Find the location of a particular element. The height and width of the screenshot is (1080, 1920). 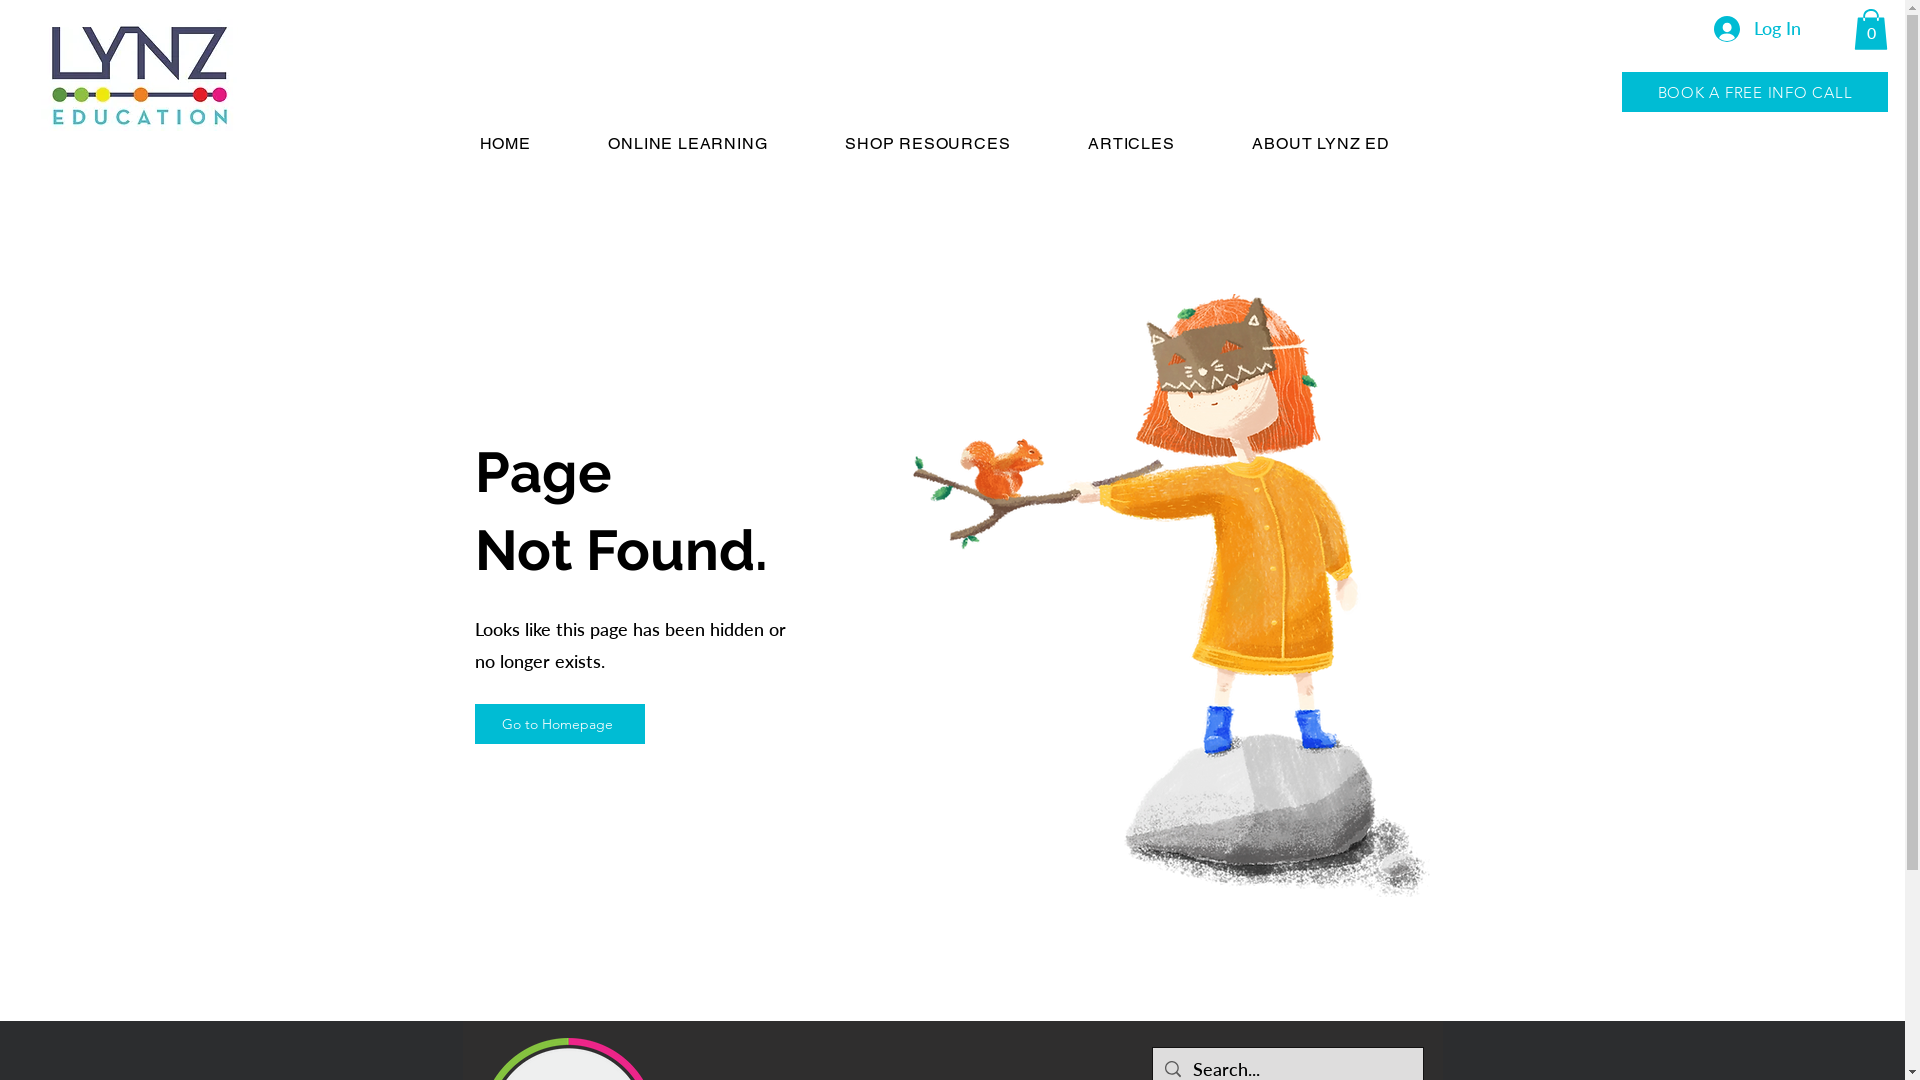

'ONLINE LEARNING' is located at coordinates (712, 142).